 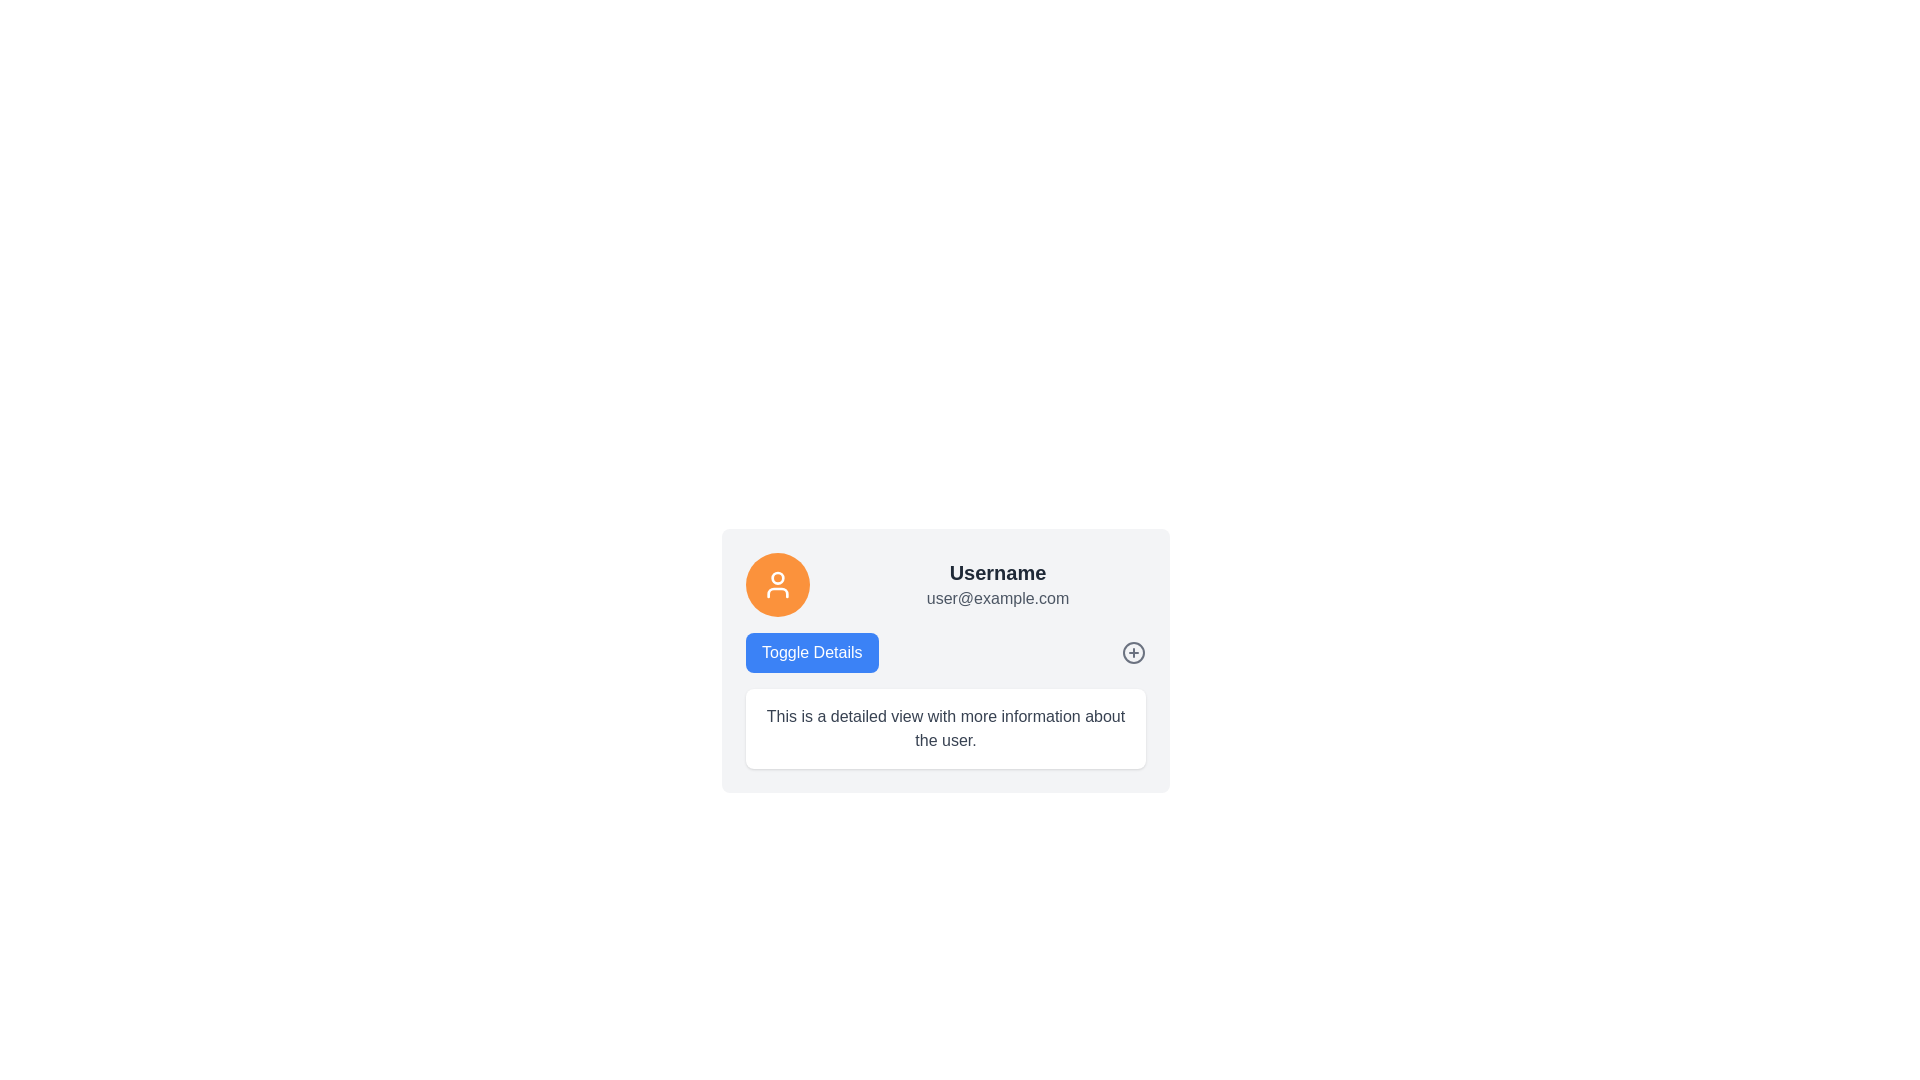 I want to click on the circular icon button with a '+' symbol on the right side of the 'Toggle Details' button, so click(x=1133, y=652).